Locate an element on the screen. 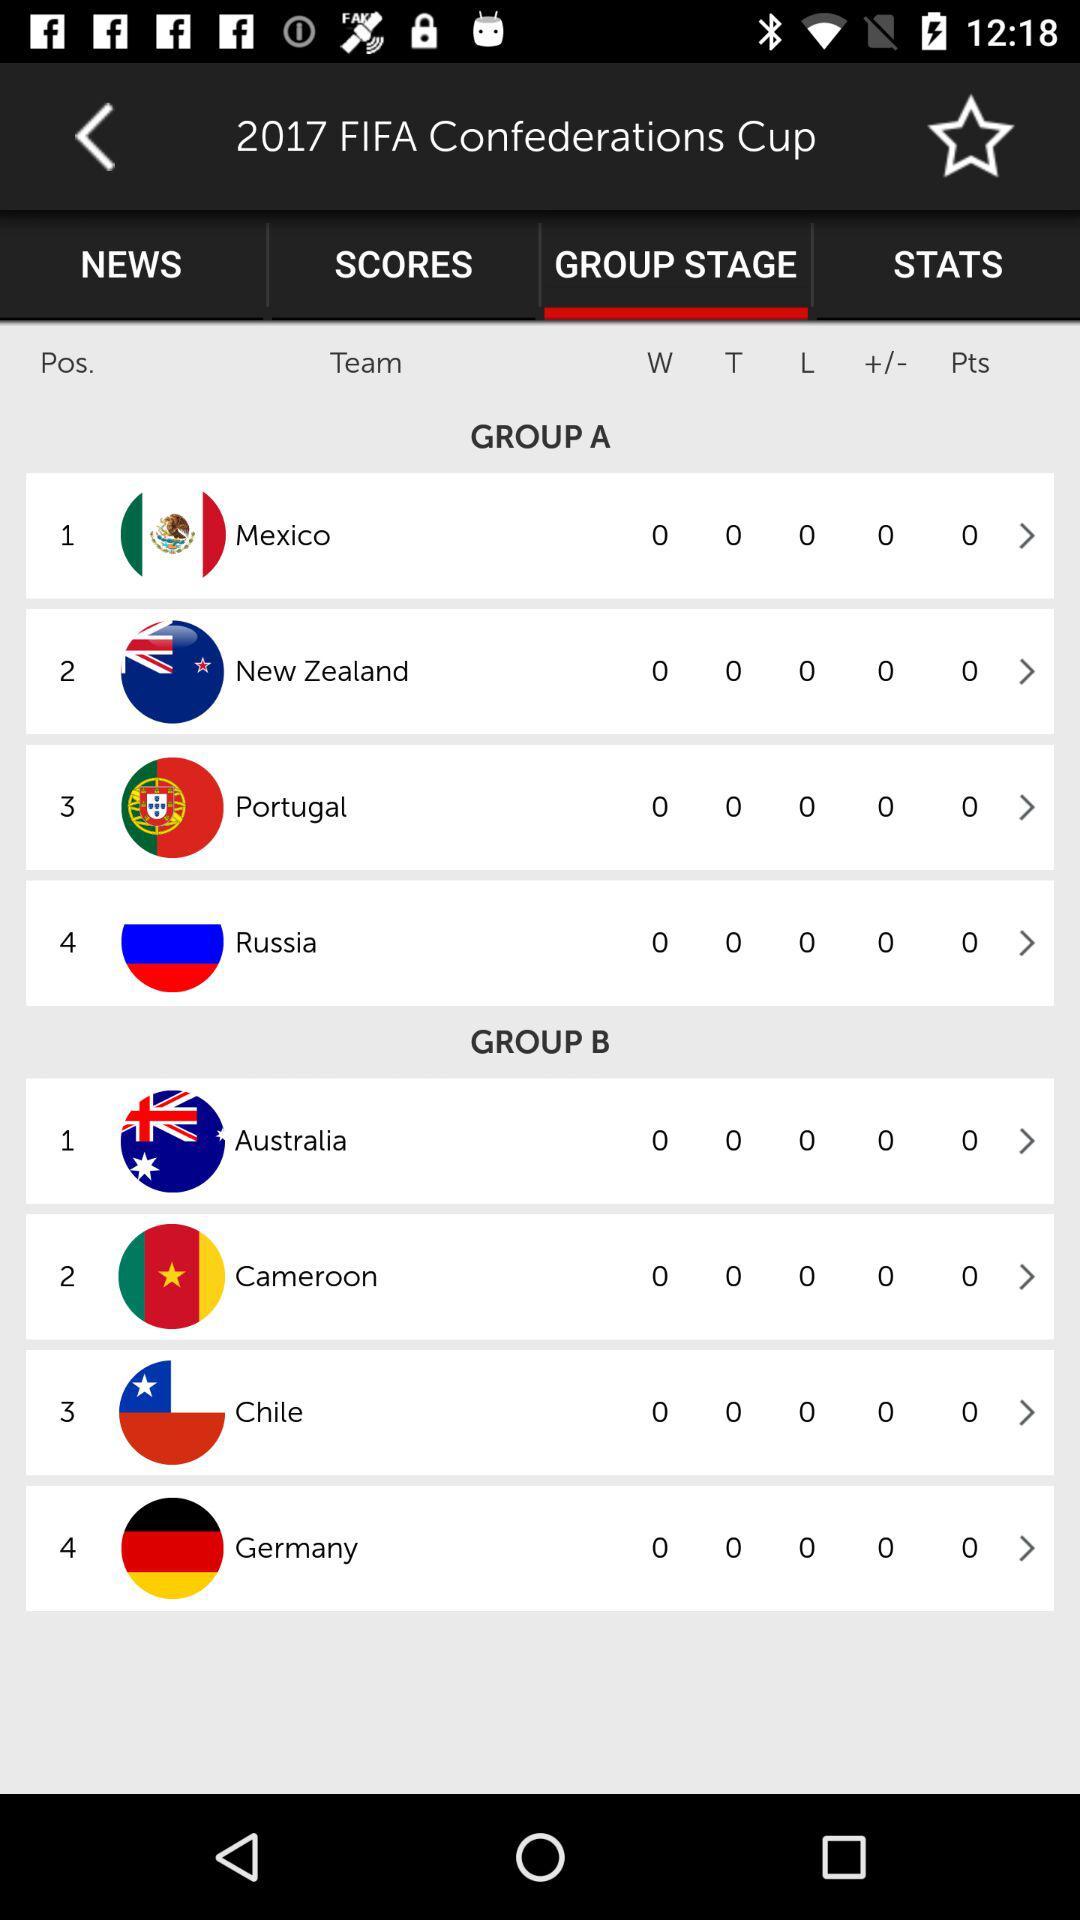  the icon to the right of 2017 fifa confederations is located at coordinates (971, 135).